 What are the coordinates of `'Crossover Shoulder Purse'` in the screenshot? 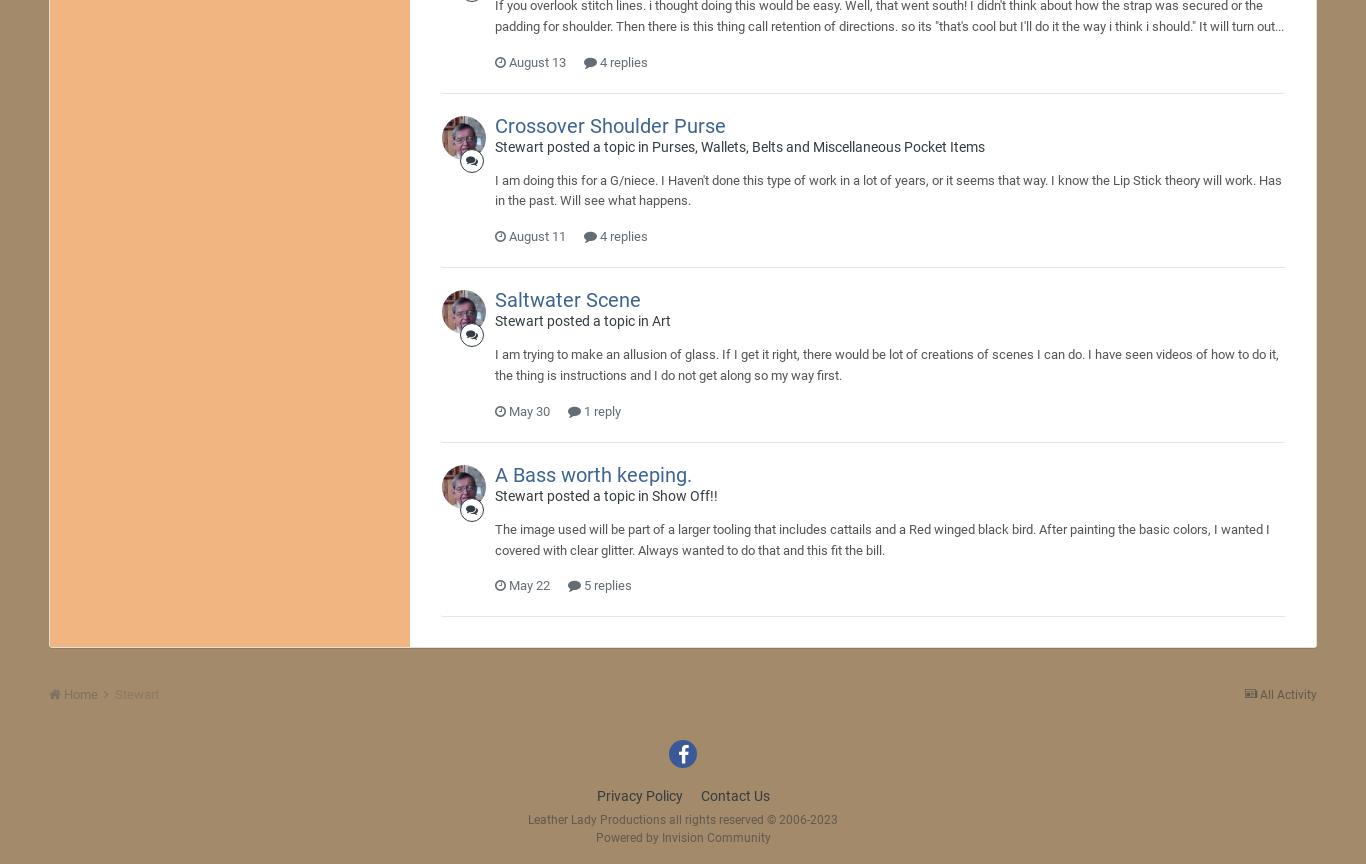 It's located at (495, 124).